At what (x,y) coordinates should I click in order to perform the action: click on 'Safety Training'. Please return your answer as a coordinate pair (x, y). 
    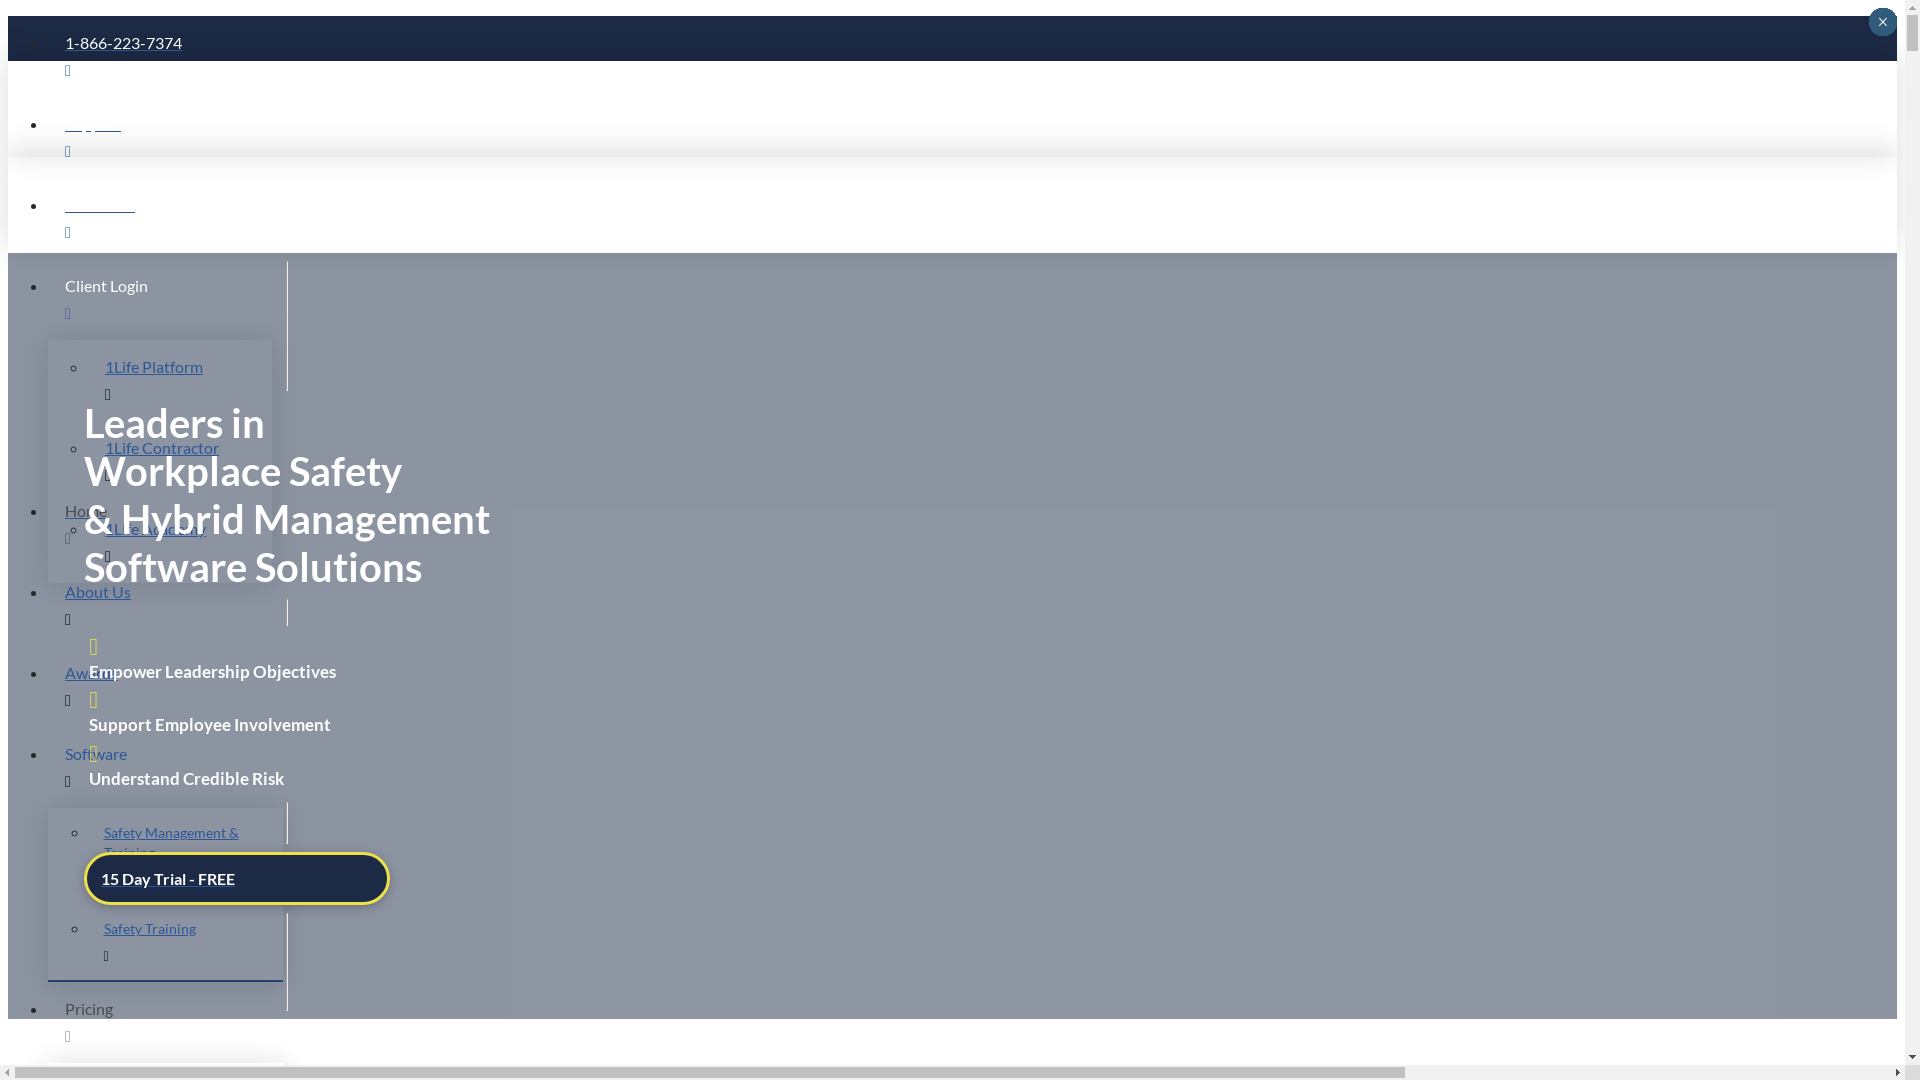
    Looking at the image, I should click on (185, 942).